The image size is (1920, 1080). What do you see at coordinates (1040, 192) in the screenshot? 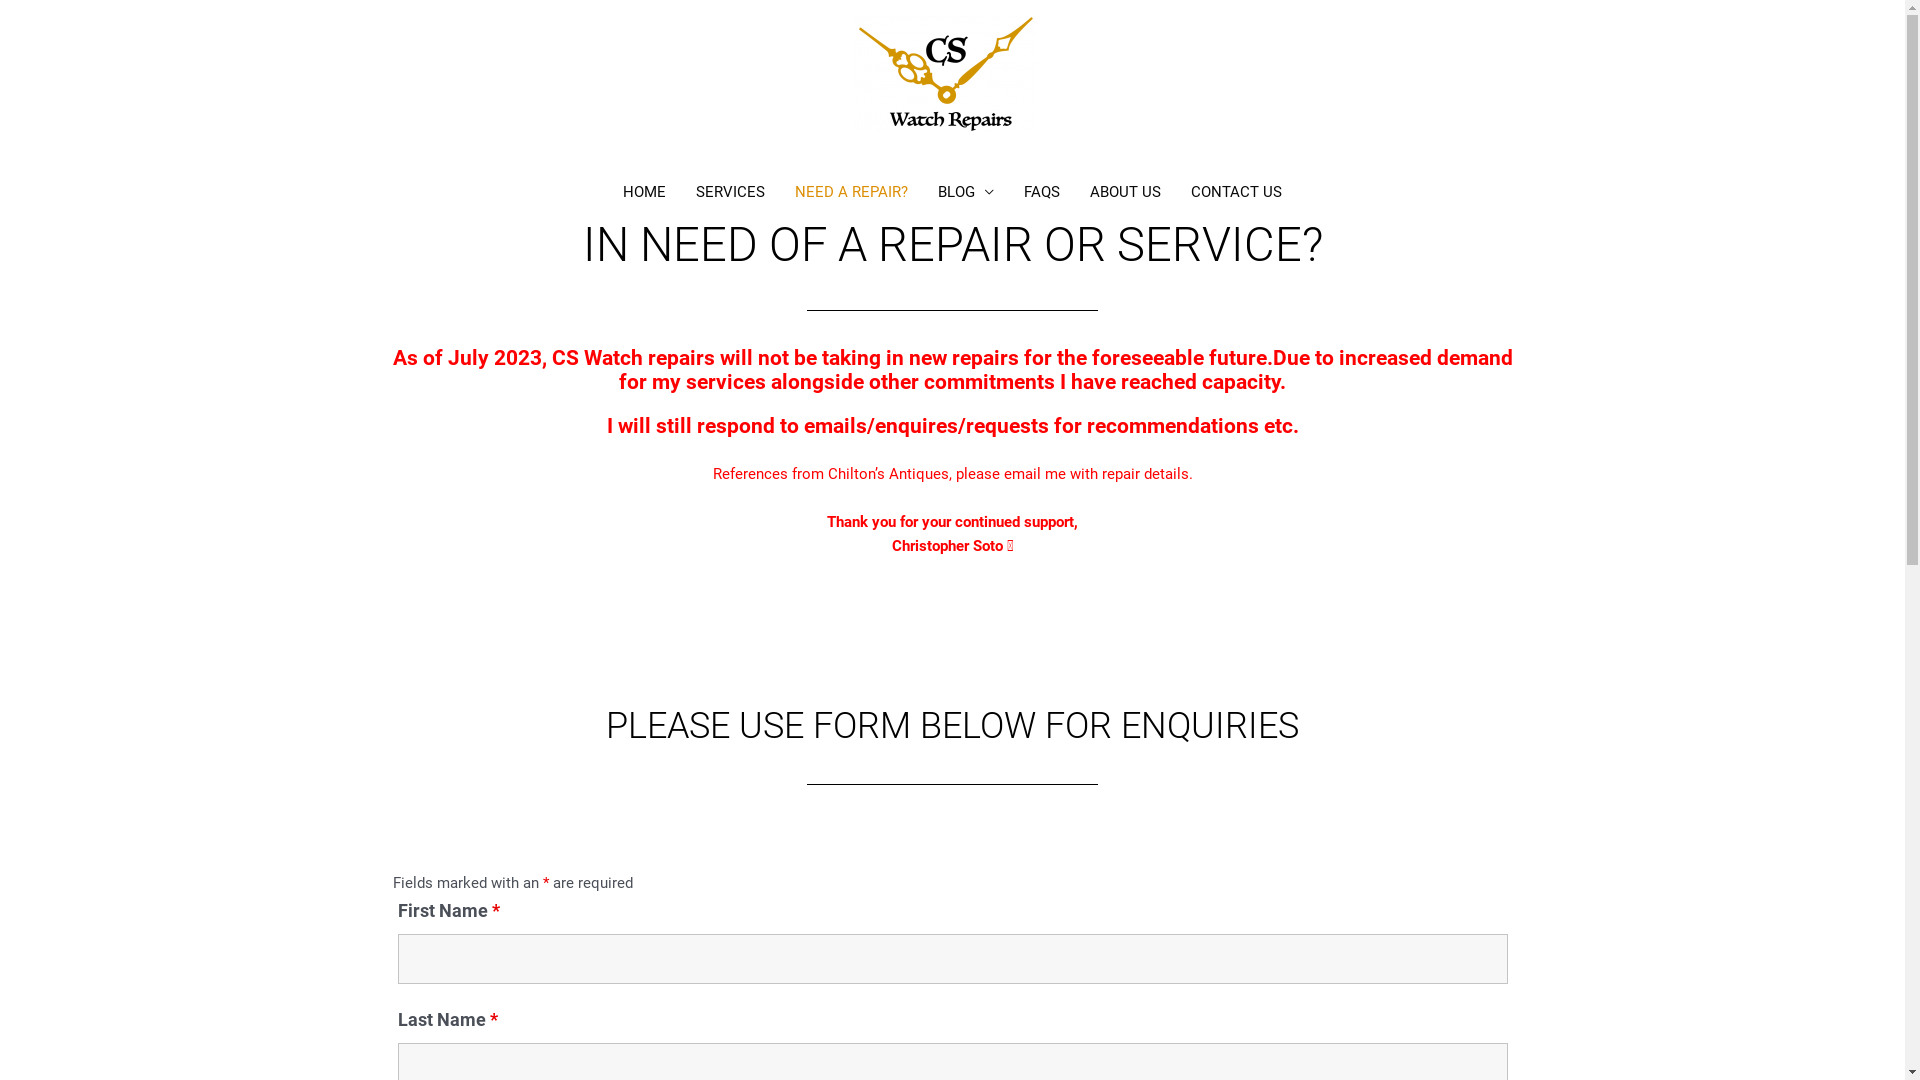
I see `'FAQS'` at bounding box center [1040, 192].